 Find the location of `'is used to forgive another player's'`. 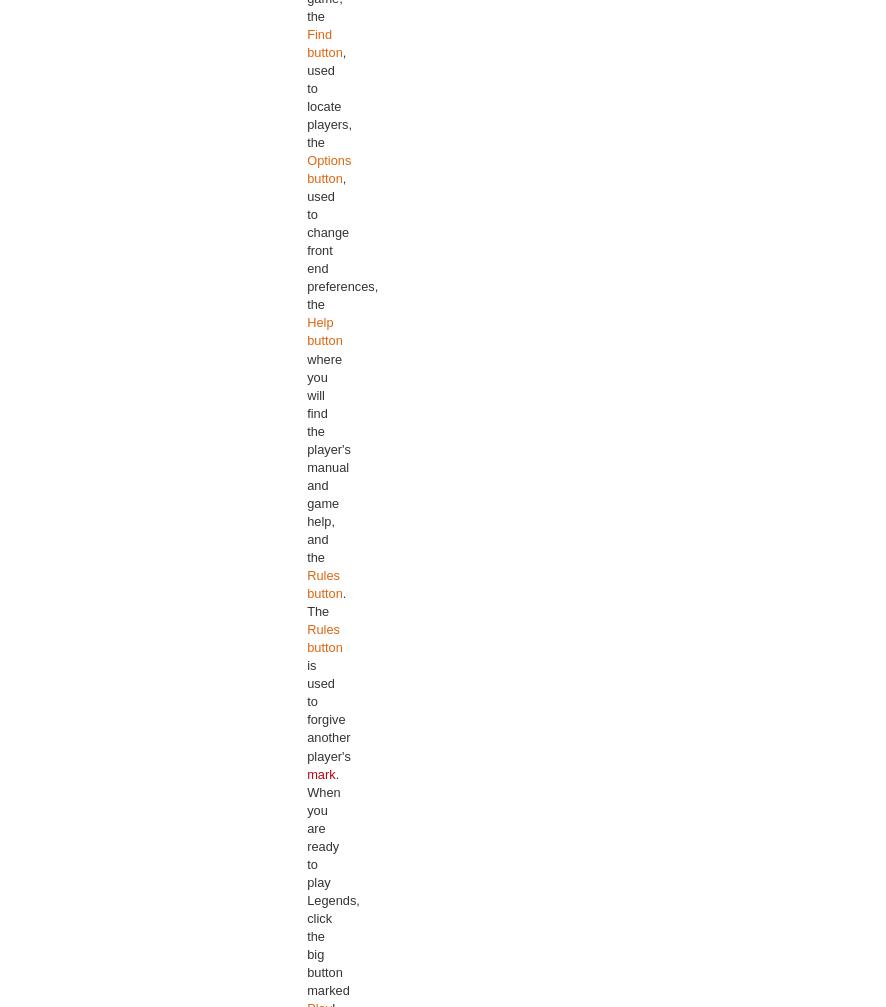

'is used to forgive another player's' is located at coordinates (327, 709).